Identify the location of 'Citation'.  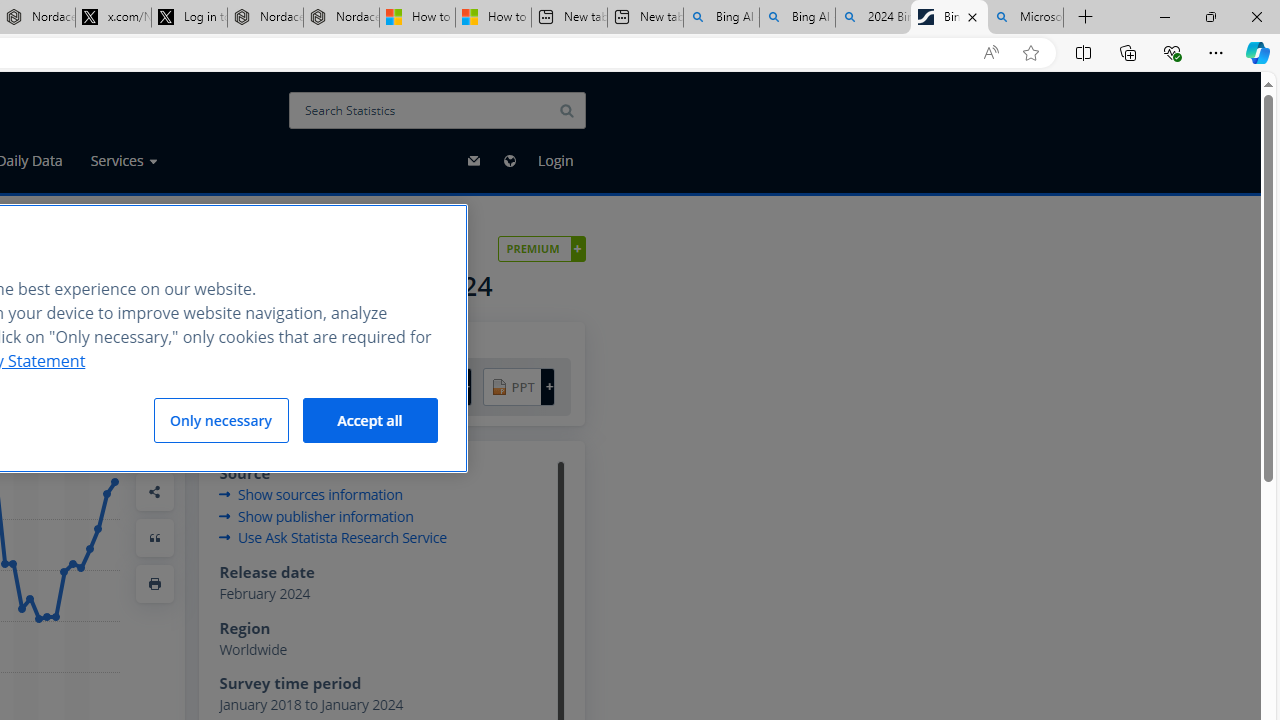
(154, 536).